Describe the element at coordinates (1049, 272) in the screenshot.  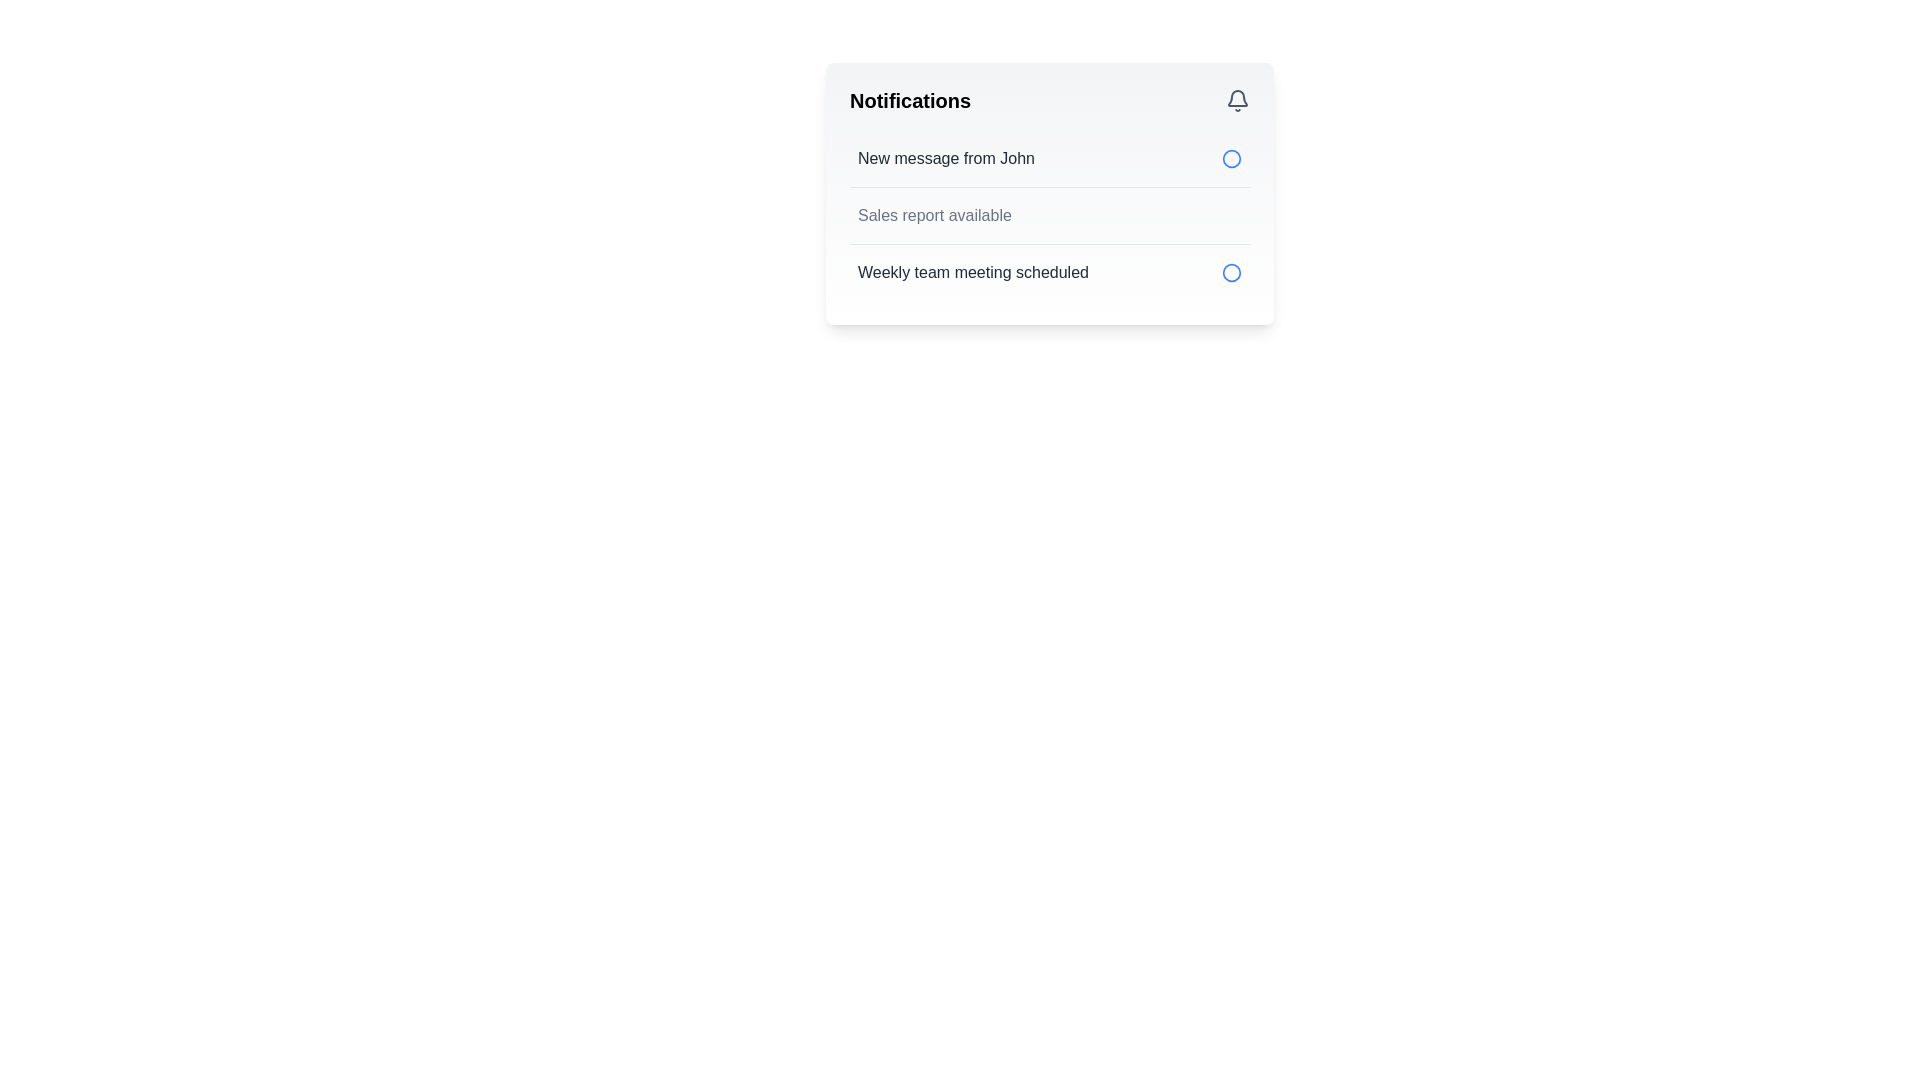
I see `the Notification item that states 'Weekly team meeting scheduled'` at that location.